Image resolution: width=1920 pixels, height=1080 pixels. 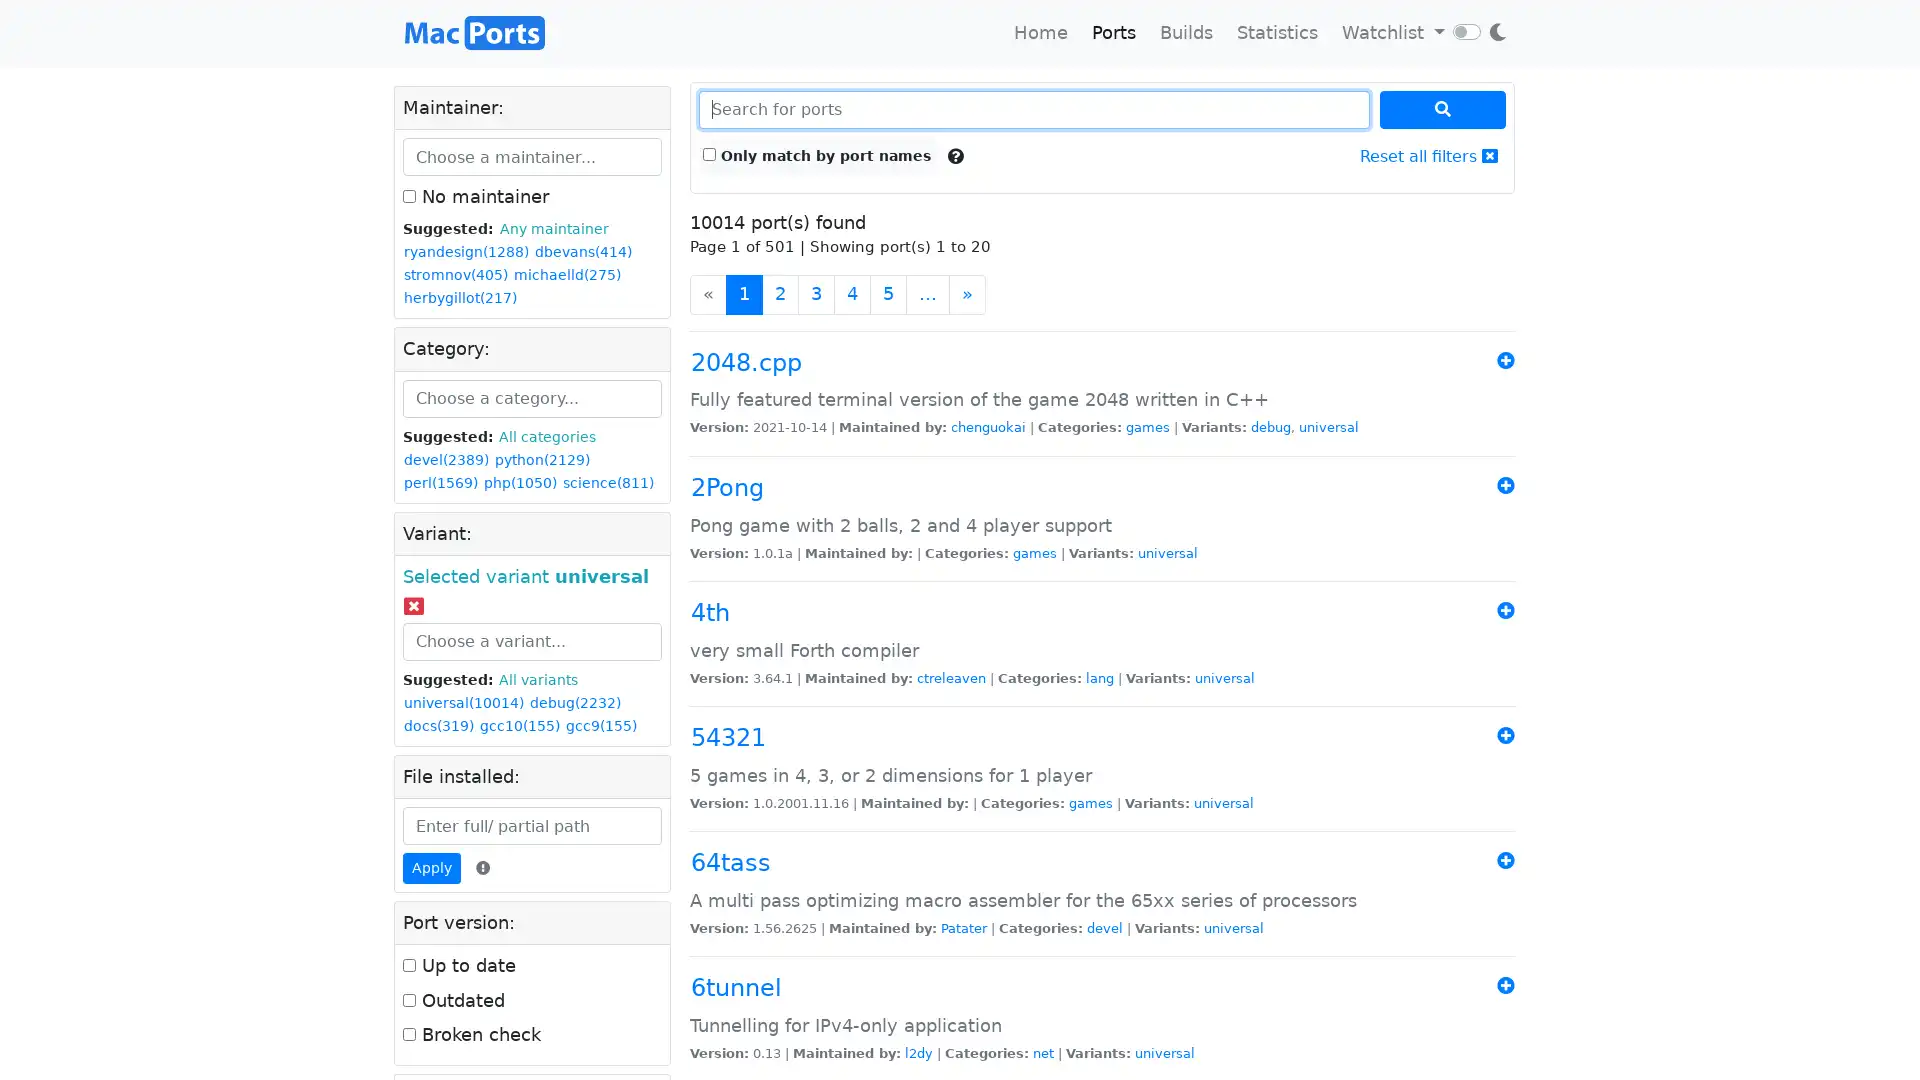 I want to click on dbevans(414), so click(x=582, y=251).